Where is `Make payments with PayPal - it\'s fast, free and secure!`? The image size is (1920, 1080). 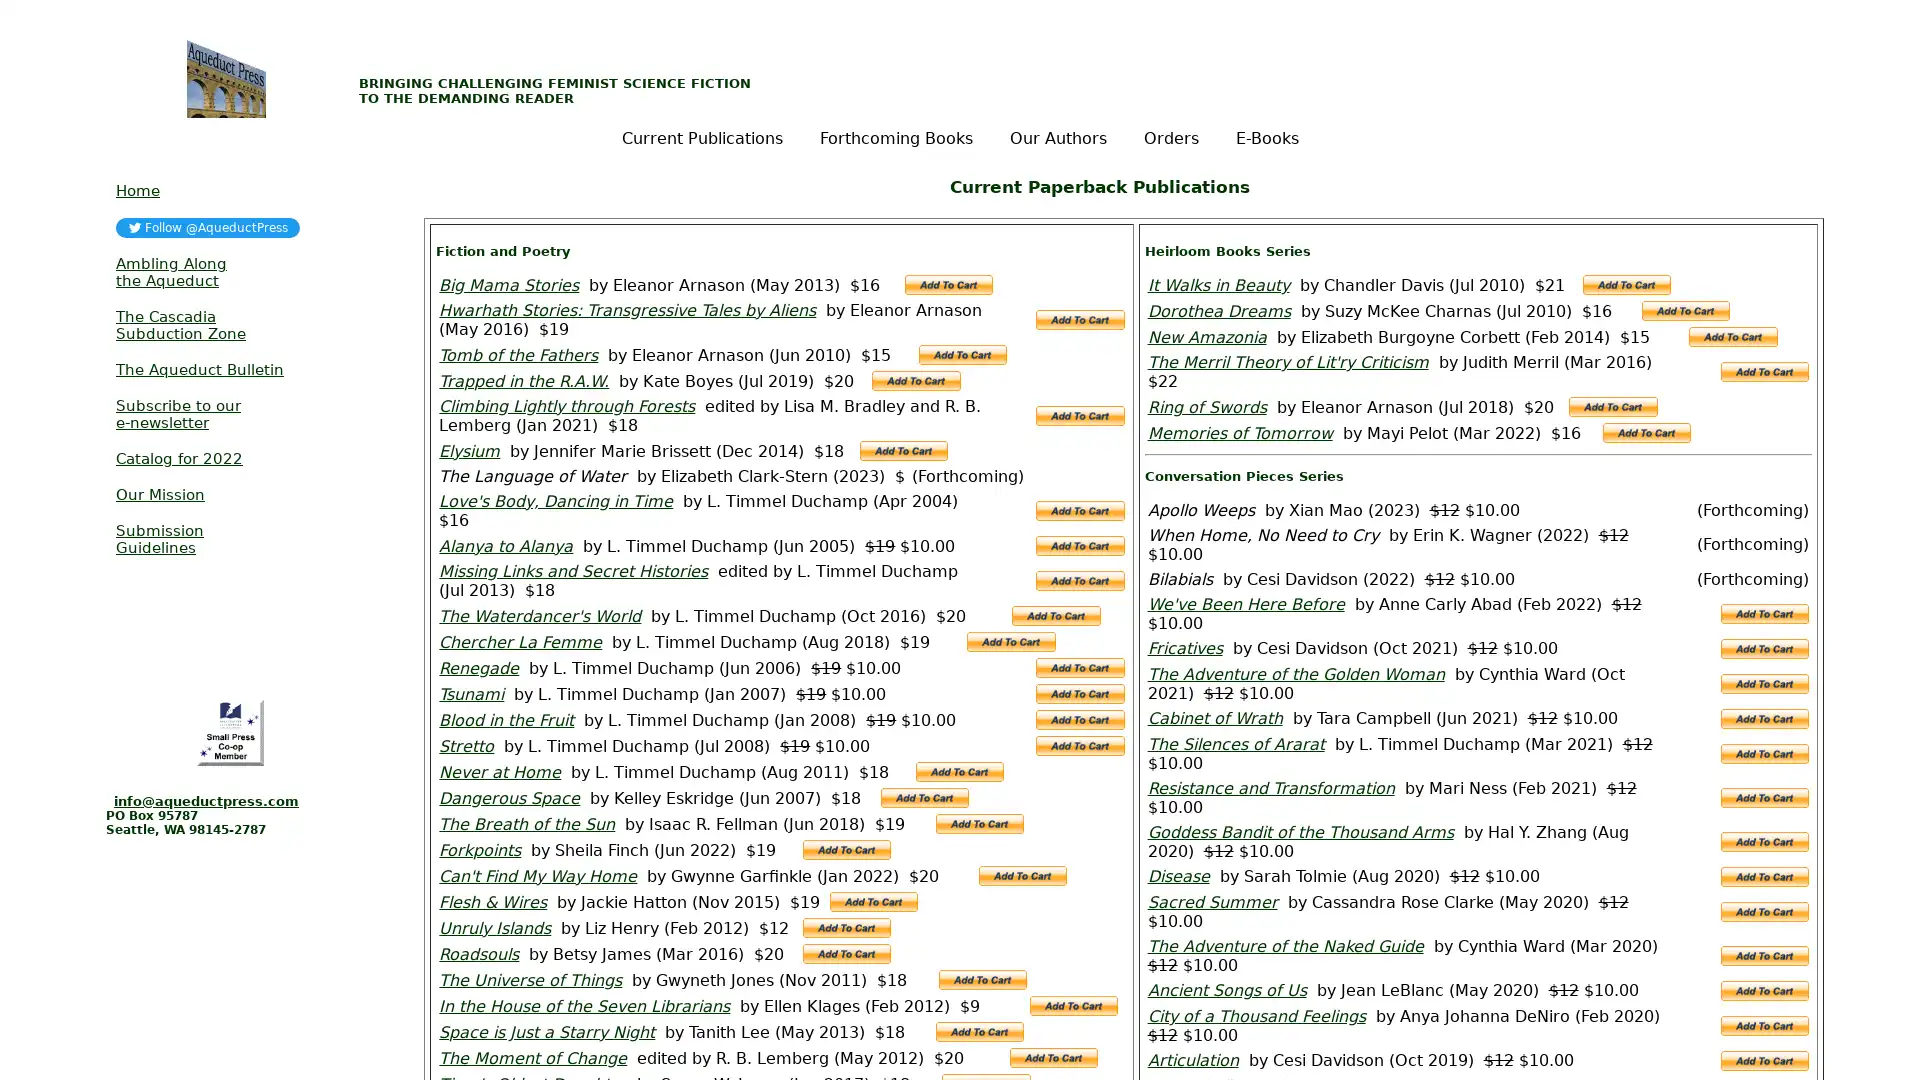 Make payments with PayPal - it\'s fast, free and secure! is located at coordinates (915, 381).